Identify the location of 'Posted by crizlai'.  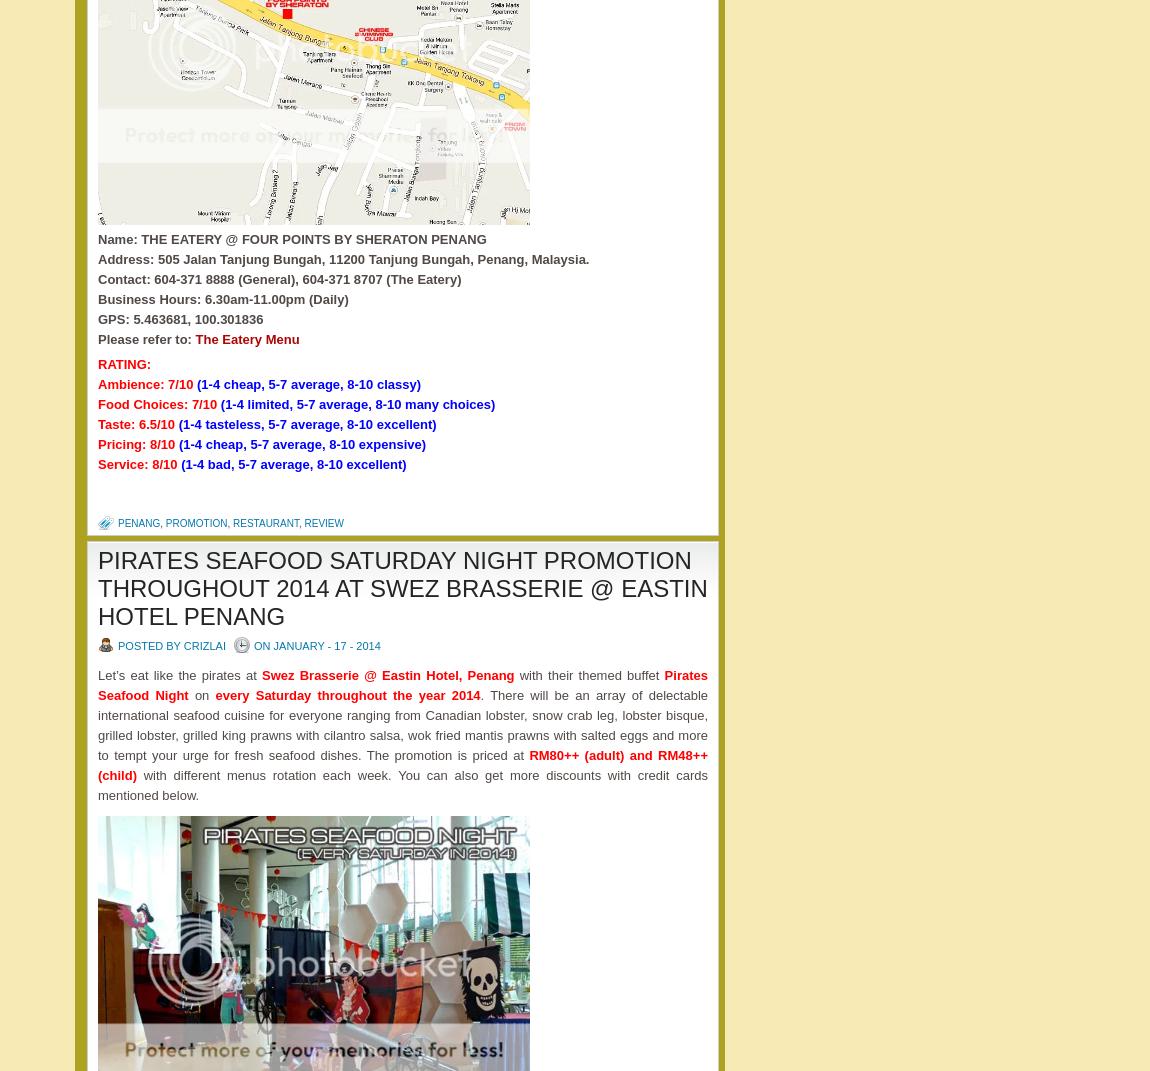
(171, 643).